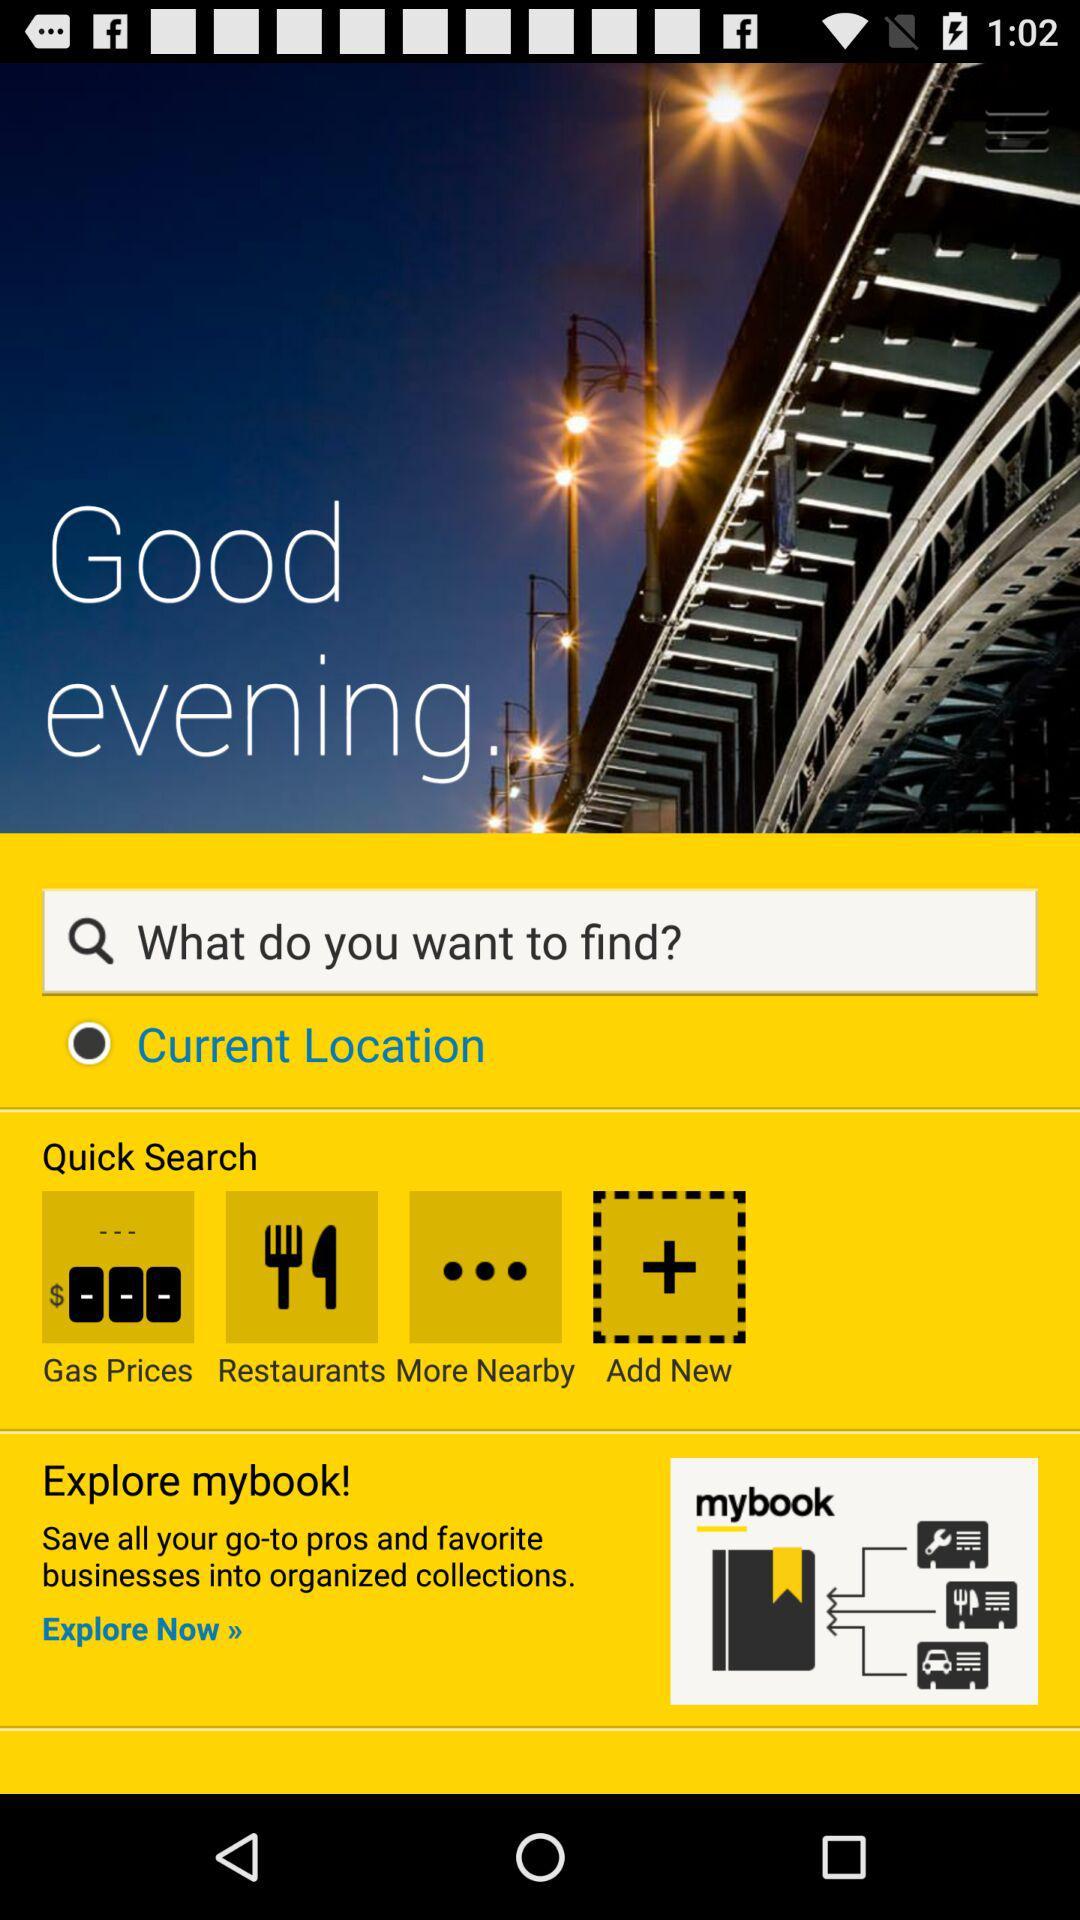 The image size is (1080, 1920). Describe the element at coordinates (485, 1384) in the screenshot. I see `the more icon` at that location.